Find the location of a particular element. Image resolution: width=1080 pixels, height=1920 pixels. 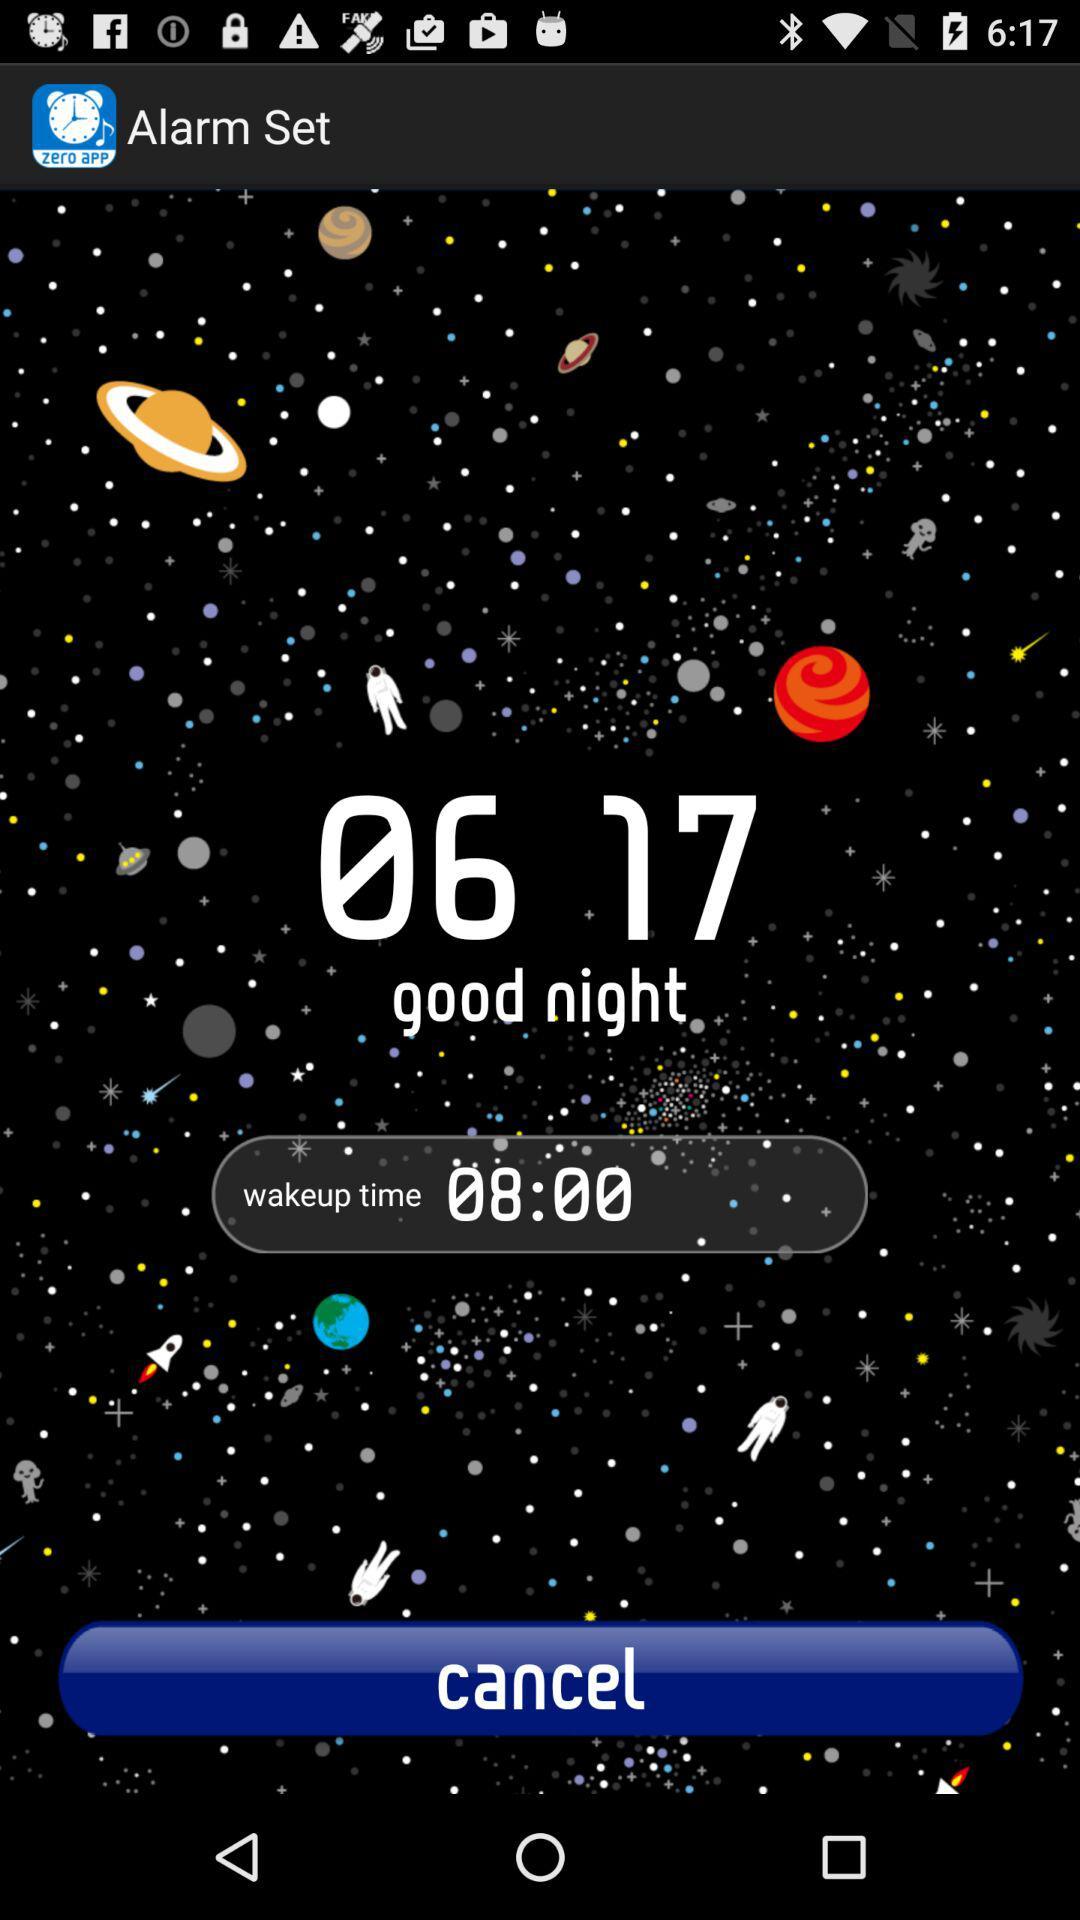

item below the 08:00 is located at coordinates (540, 1677).